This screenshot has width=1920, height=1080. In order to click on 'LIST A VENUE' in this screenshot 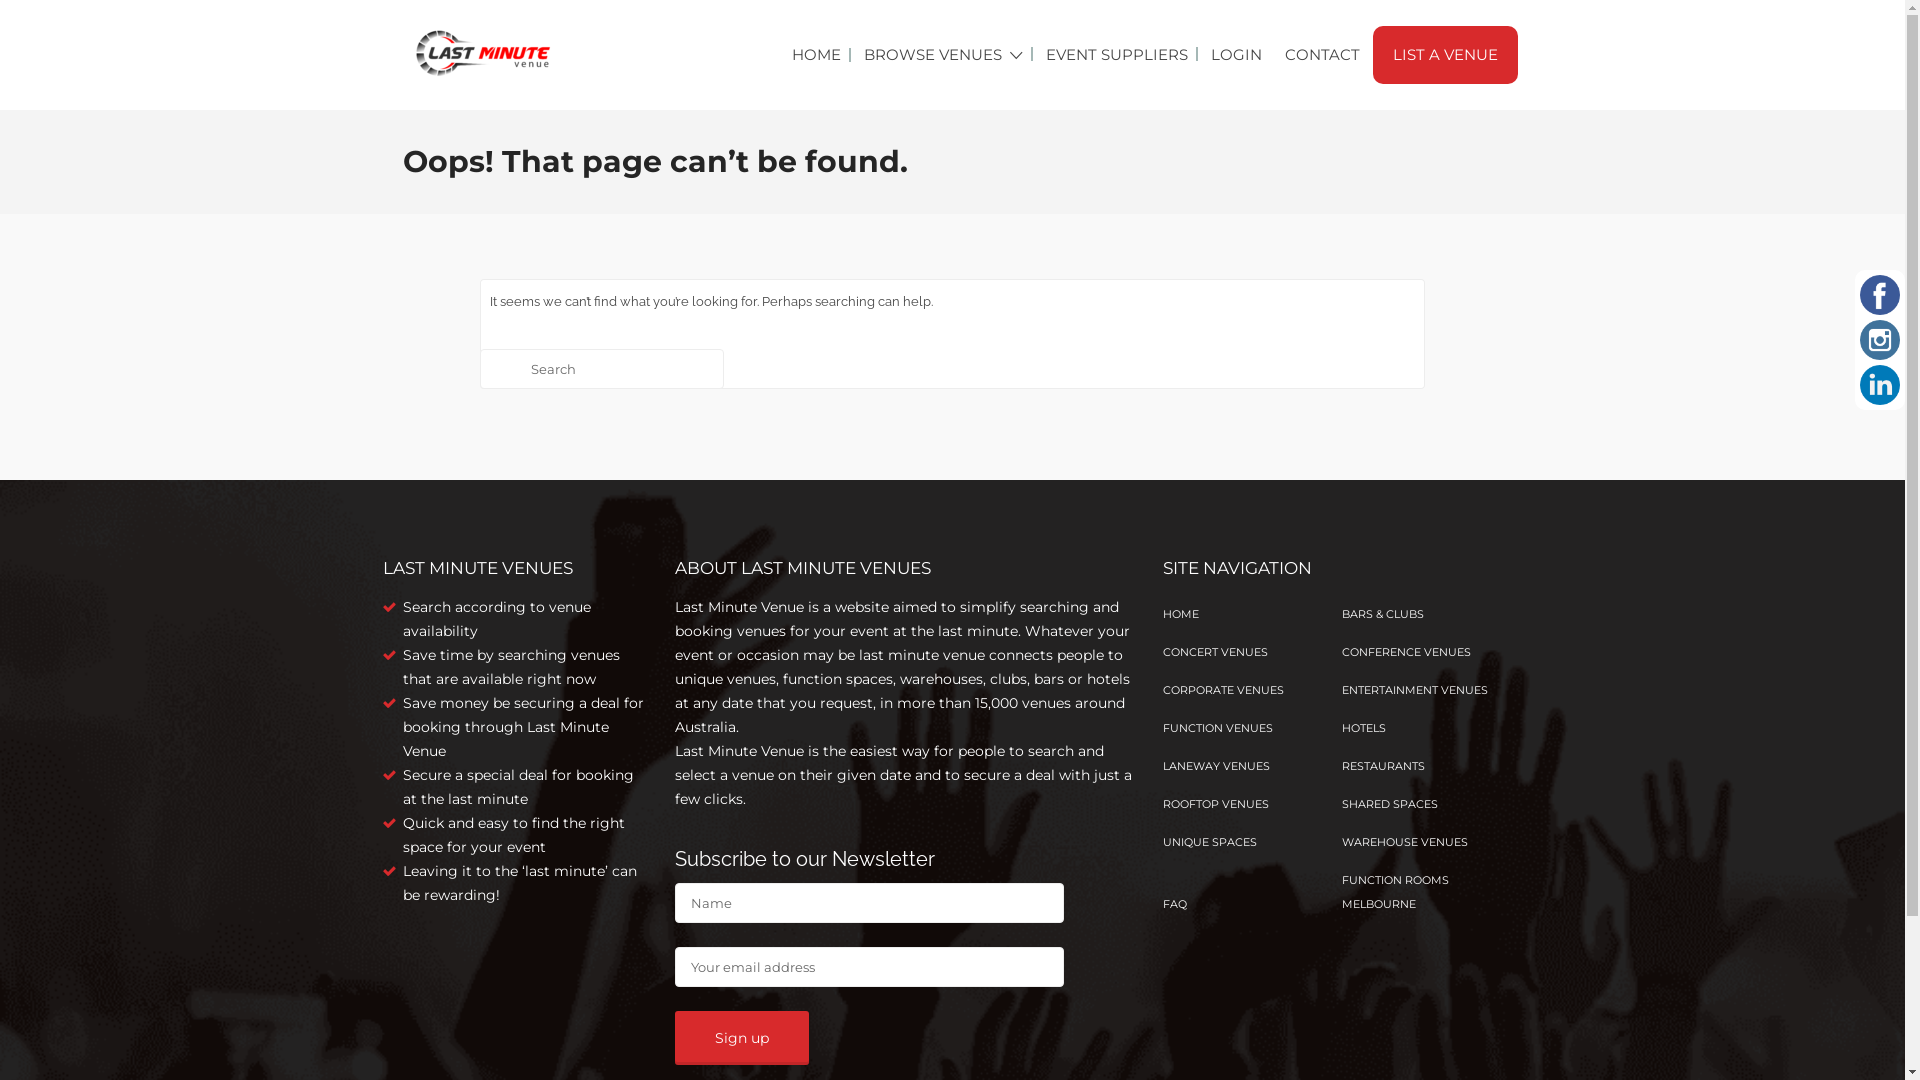, I will do `click(1444, 53)`.